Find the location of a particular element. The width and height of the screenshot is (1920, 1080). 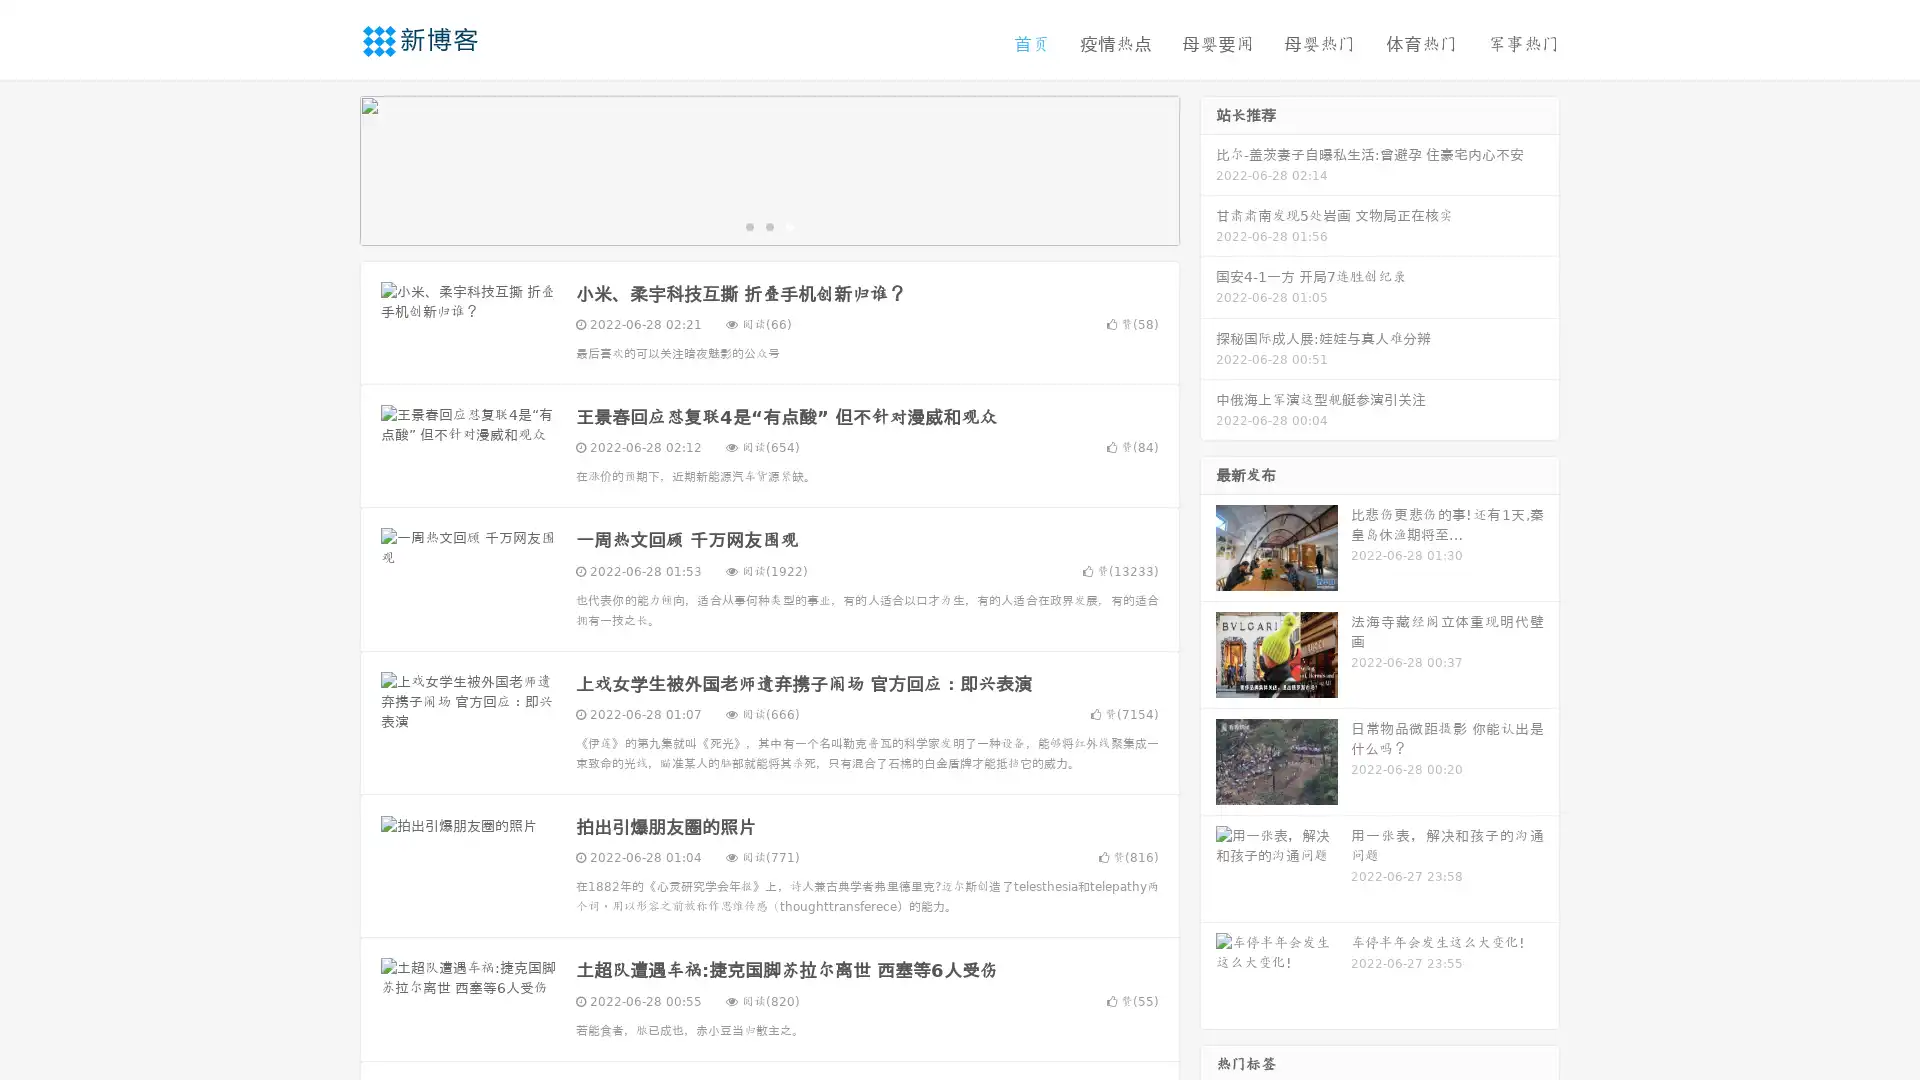

Previous slide is located at coordinates (330, 168).